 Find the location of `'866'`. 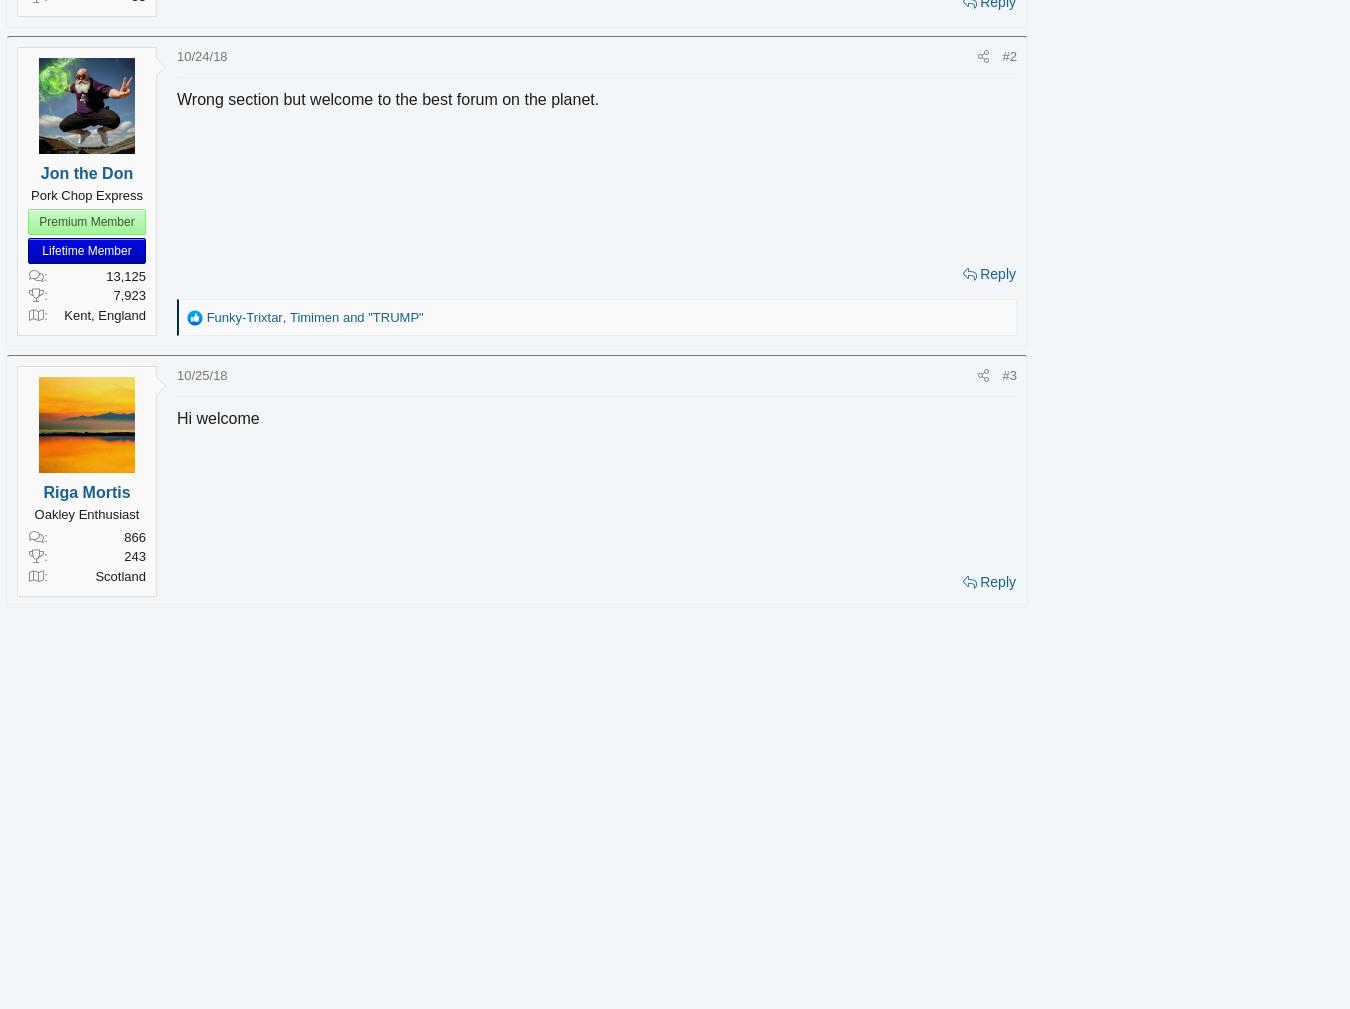

'866' is located at coordinates (164, 536).